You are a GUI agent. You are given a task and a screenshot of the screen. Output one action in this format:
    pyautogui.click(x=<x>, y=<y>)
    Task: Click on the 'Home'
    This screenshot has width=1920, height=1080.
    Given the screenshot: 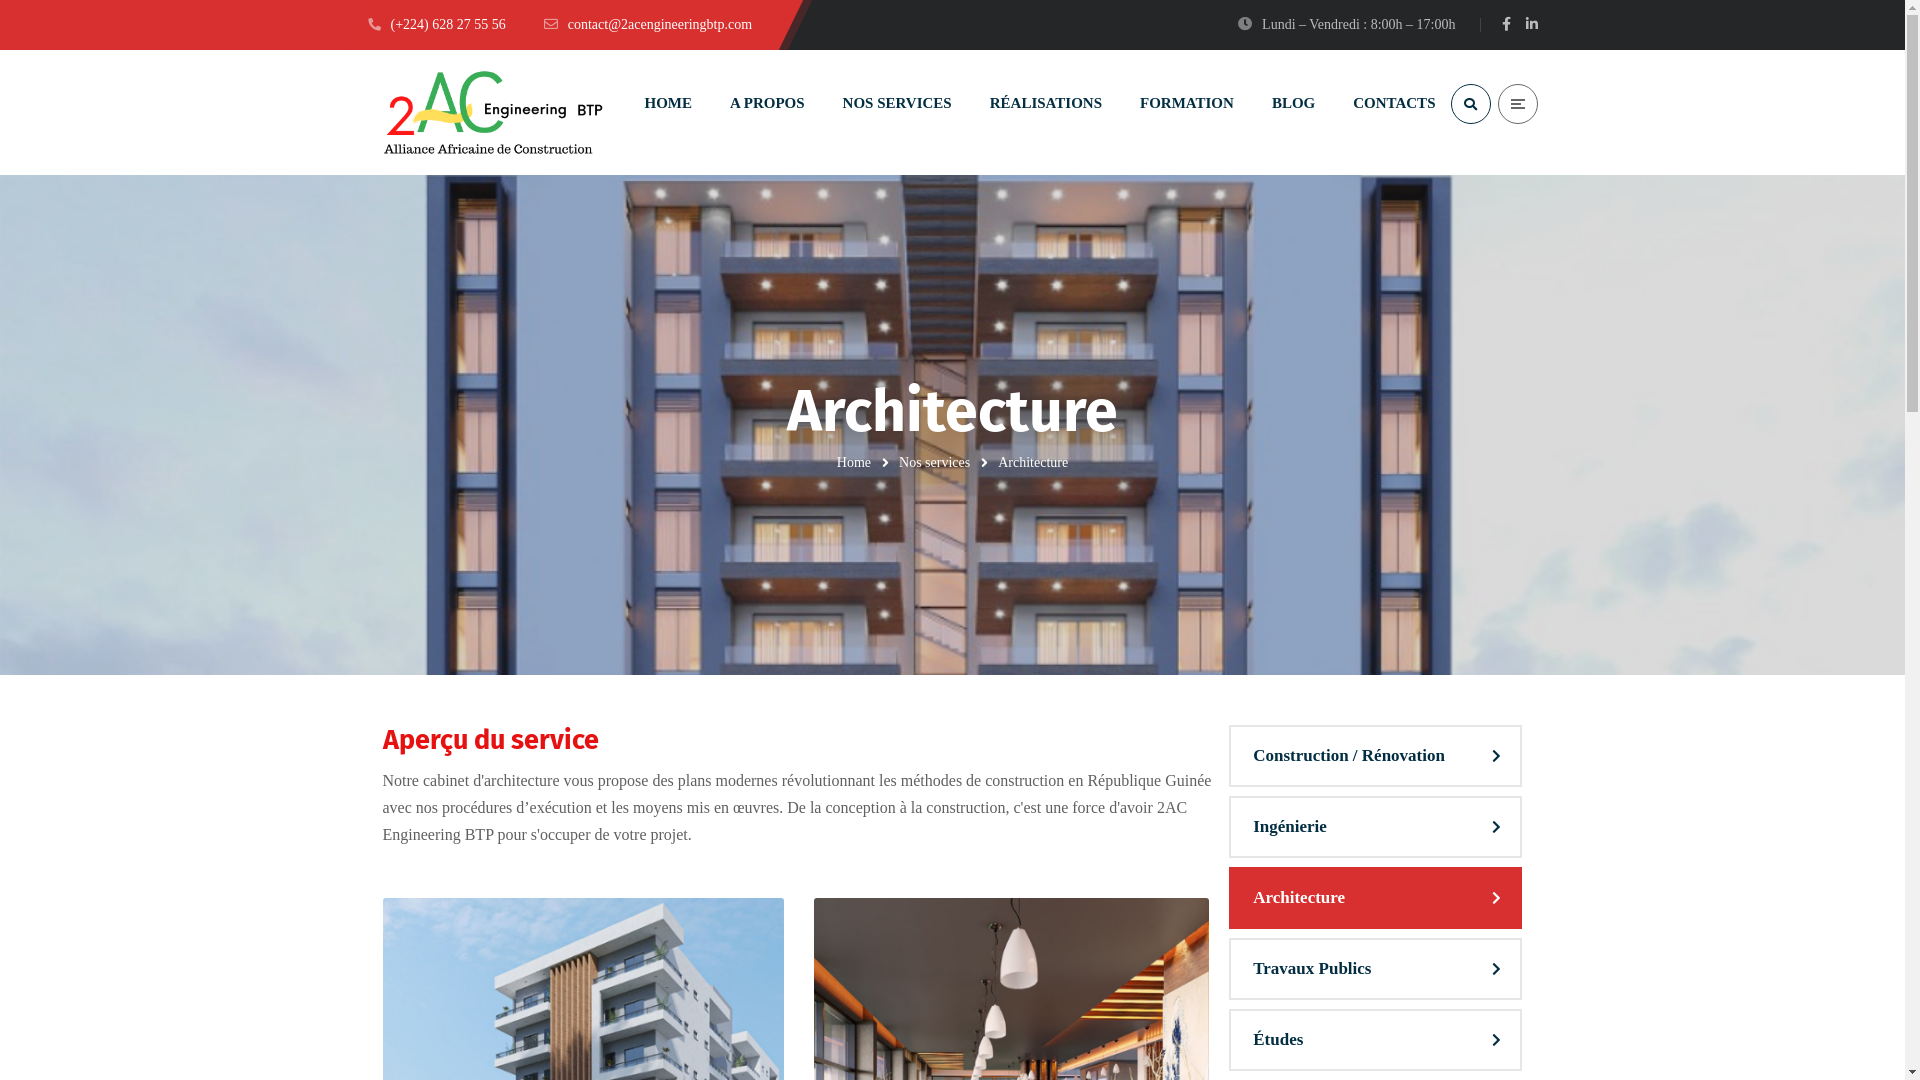 What is the action you would take?
    pyautogui.click(x=836, y=462)
    